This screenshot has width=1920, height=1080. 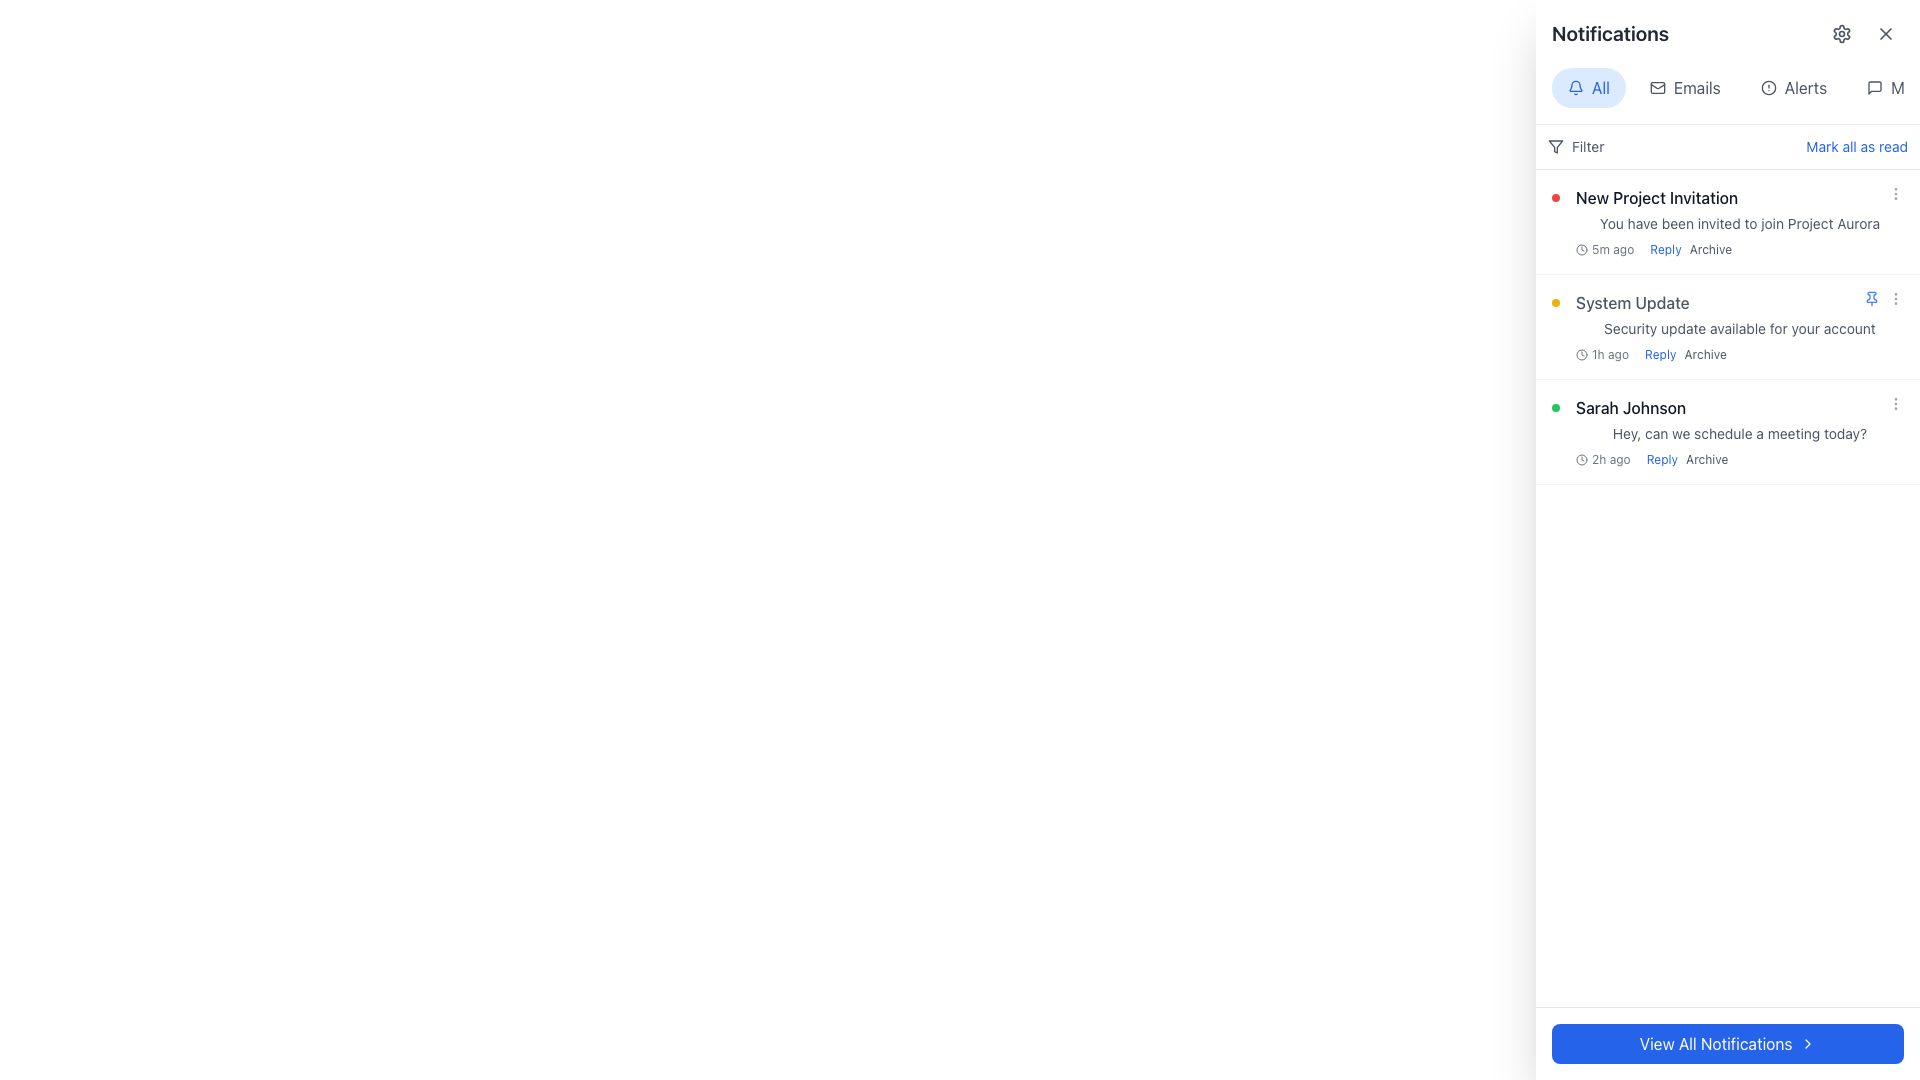 What do you see at coordinates (1808, 1043) in the screenshot?
I see `the rightward chevron arrow icon that is located on the right side of the 'View All Notifications' button` at bounding box center [1808, 1043].